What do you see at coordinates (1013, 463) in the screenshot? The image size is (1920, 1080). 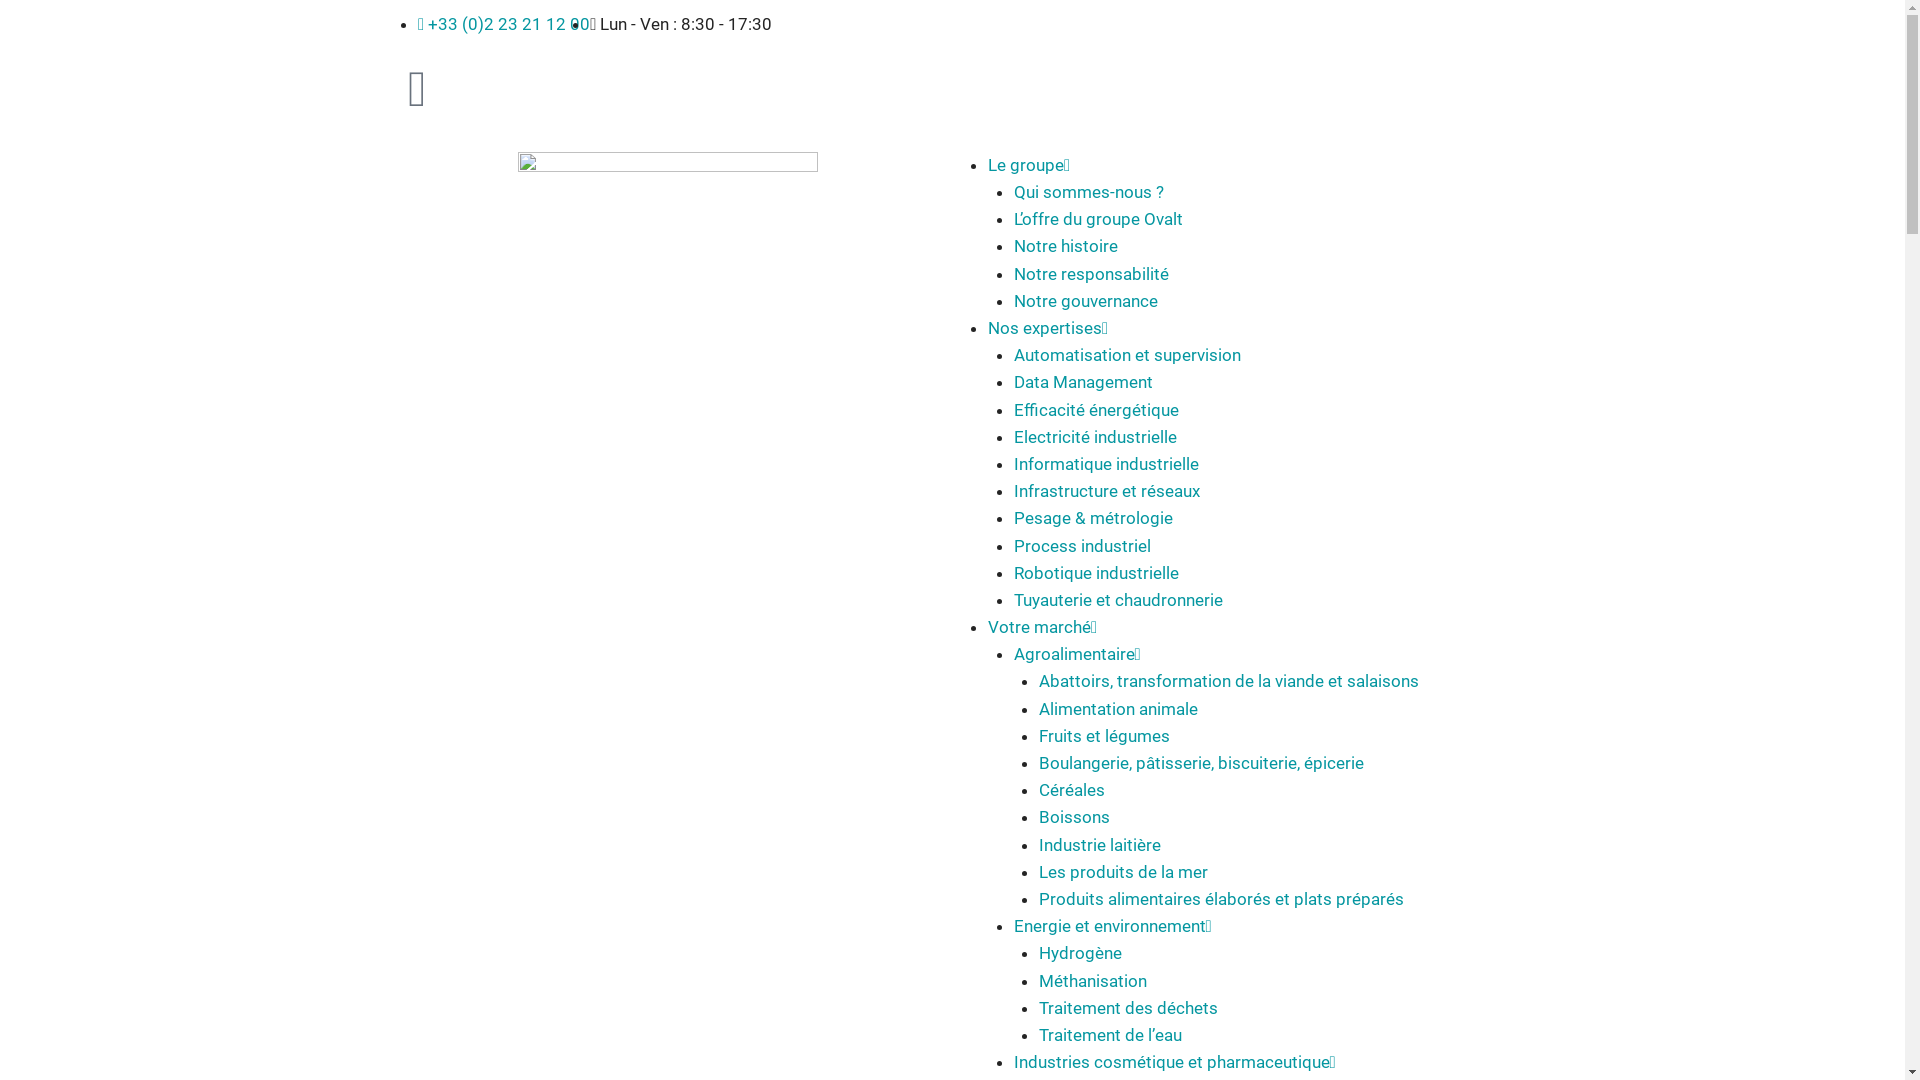 I see `'Informatique industrielle'` at bounding box center [1013, 463].